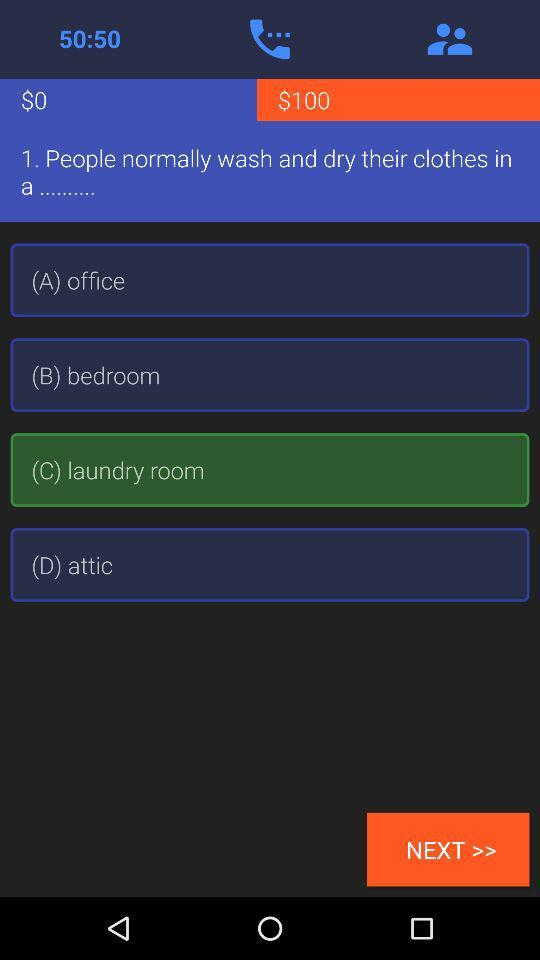 This screenshot has width=540, height=960. What do you see at coordinates (270, 38) in the screenshot?
I see `button for connecting phone` at bounding box center [270, 38].